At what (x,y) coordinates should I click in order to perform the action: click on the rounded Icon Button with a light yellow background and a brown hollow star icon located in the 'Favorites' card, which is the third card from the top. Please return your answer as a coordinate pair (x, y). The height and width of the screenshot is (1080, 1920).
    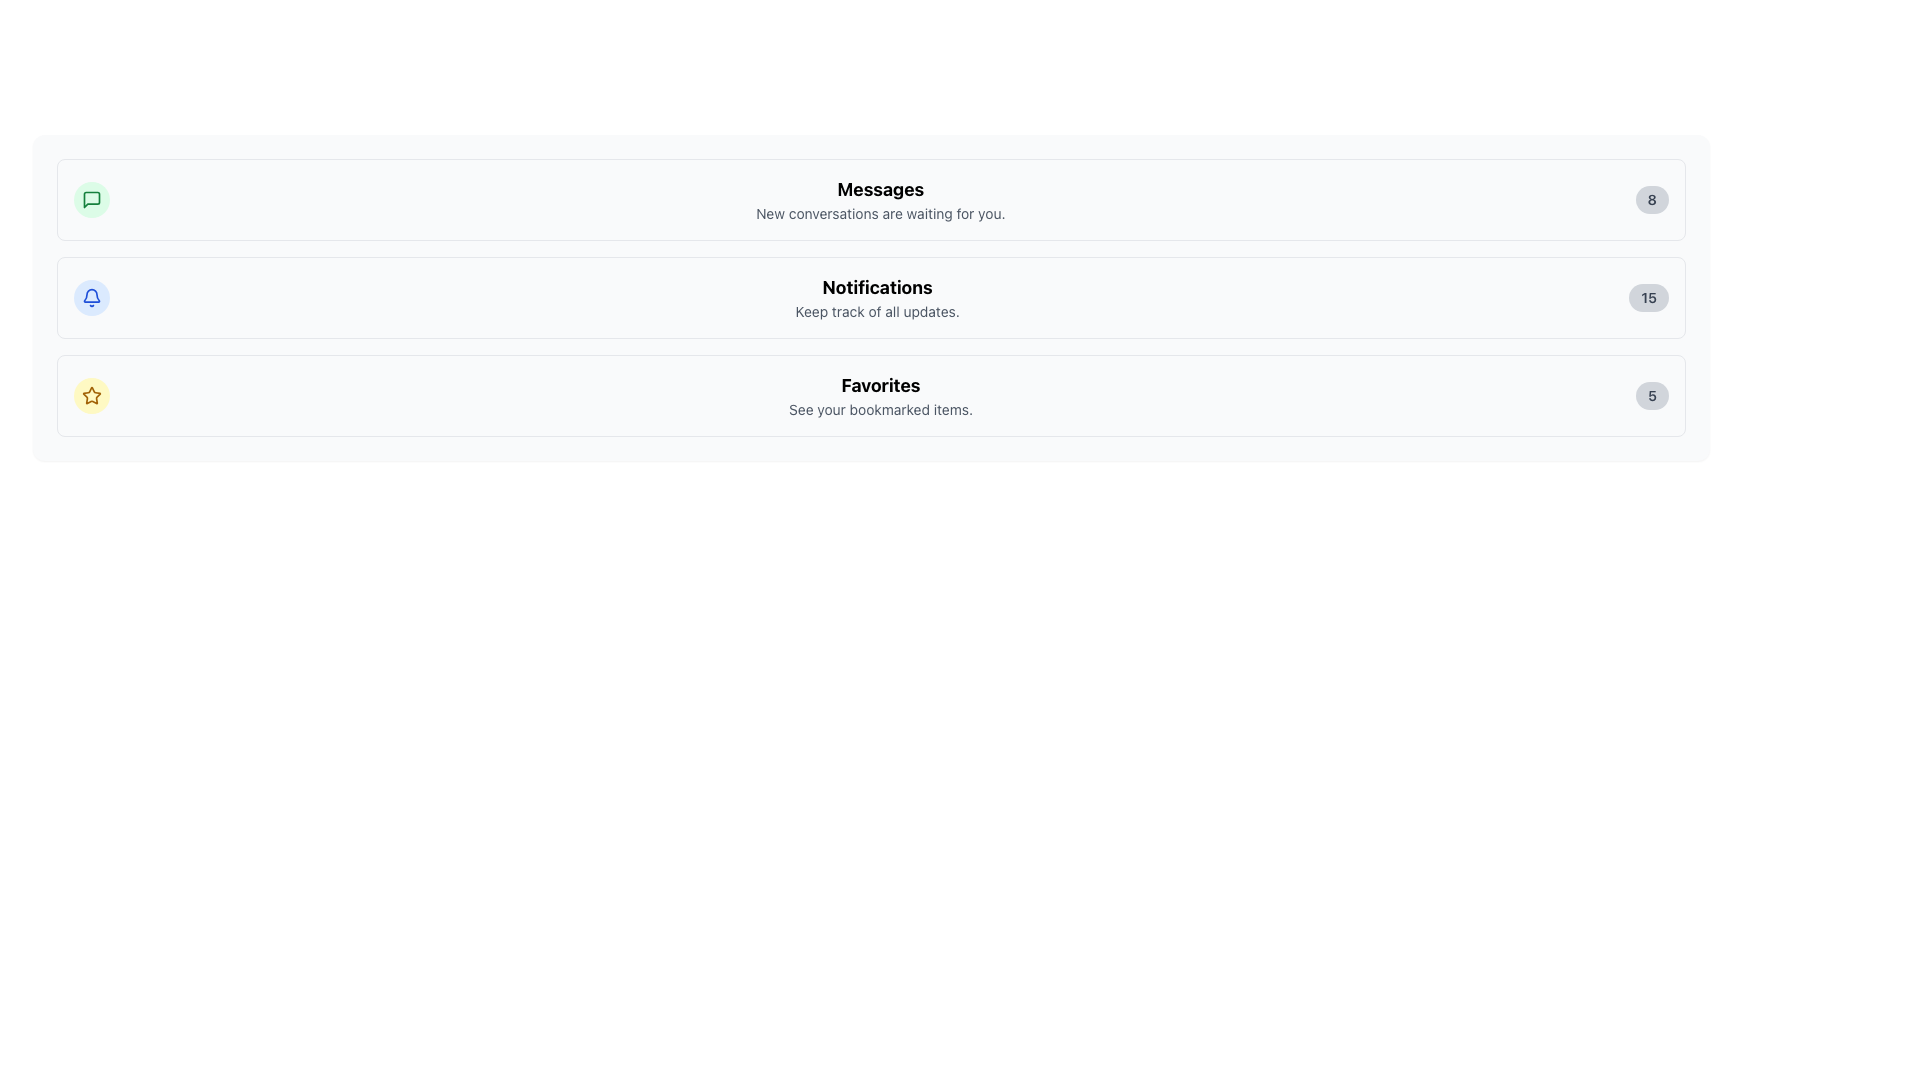
    Looking at the image, I should click on (90, 396).